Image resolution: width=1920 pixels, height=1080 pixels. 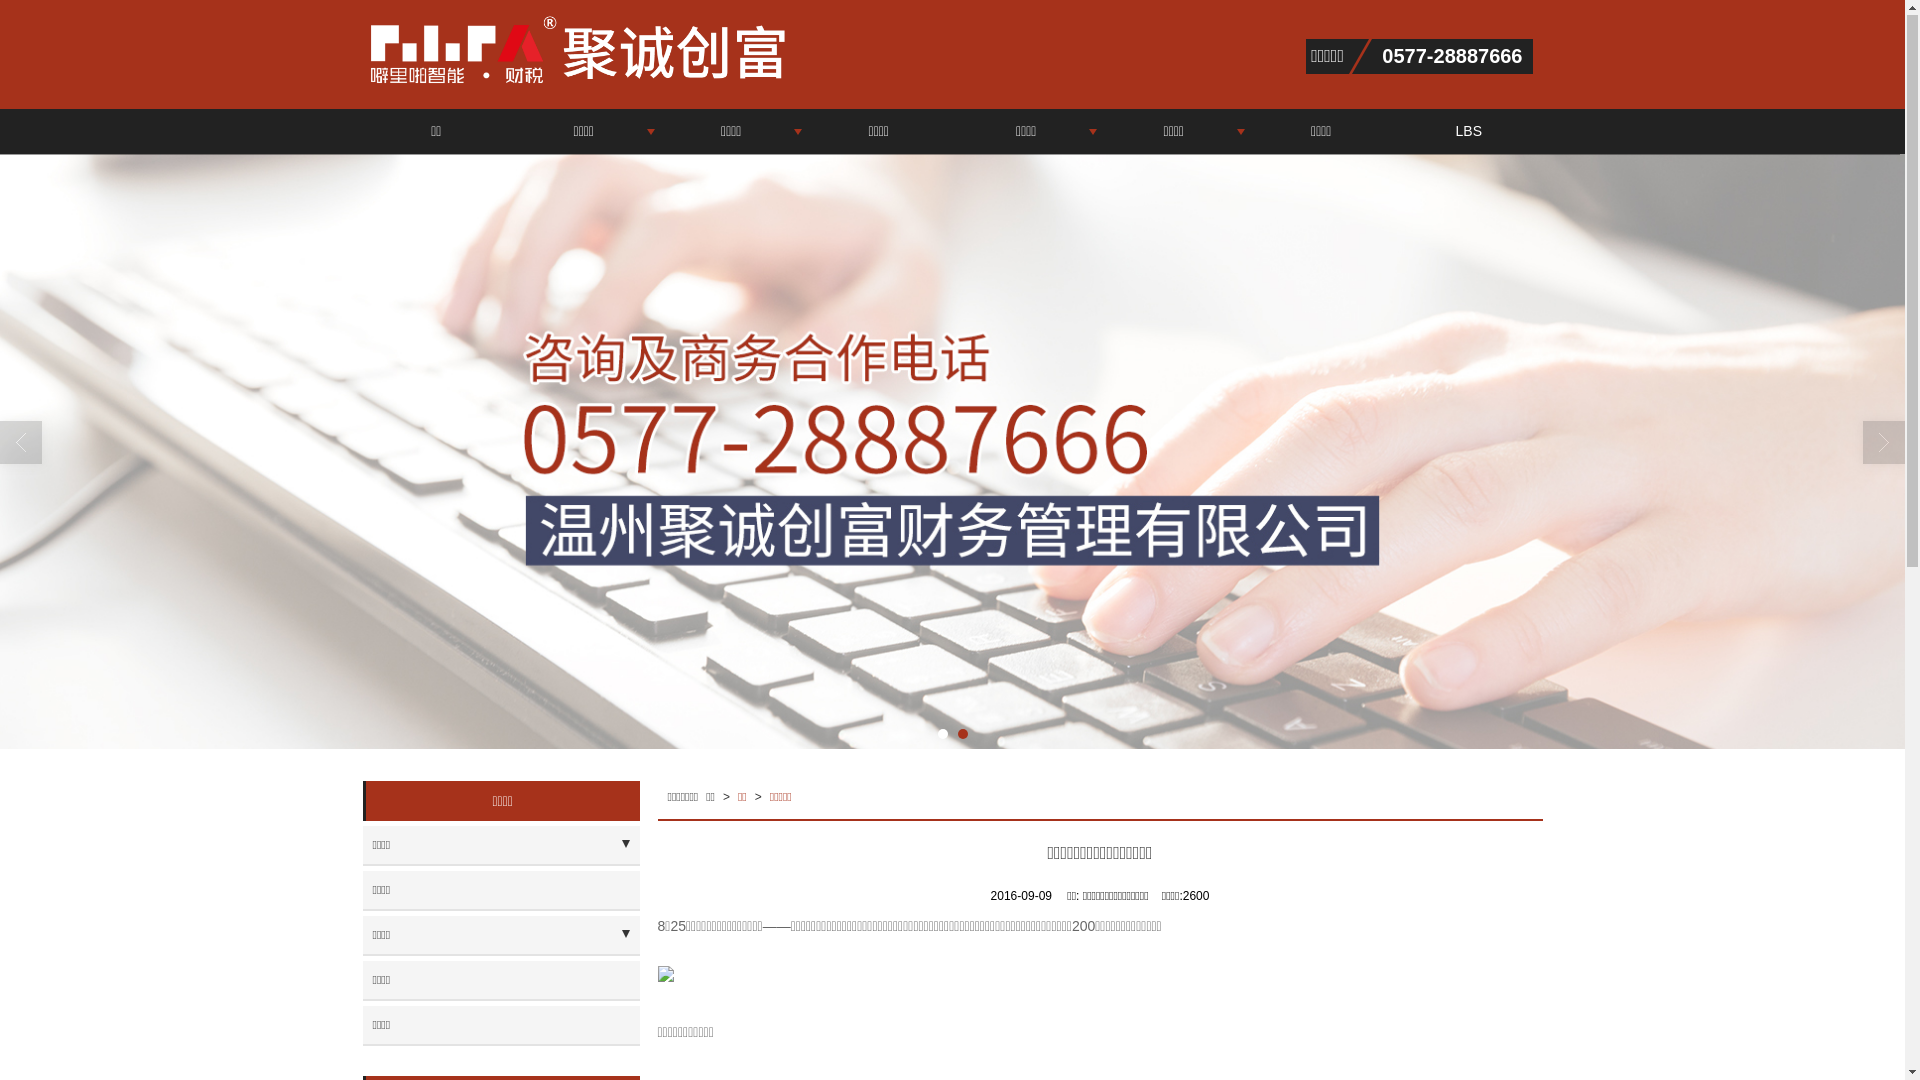 What do you see at coordinates (1468, 131) in the screenshot?
I see `'LBS'` at bounding box center [1468, 131].